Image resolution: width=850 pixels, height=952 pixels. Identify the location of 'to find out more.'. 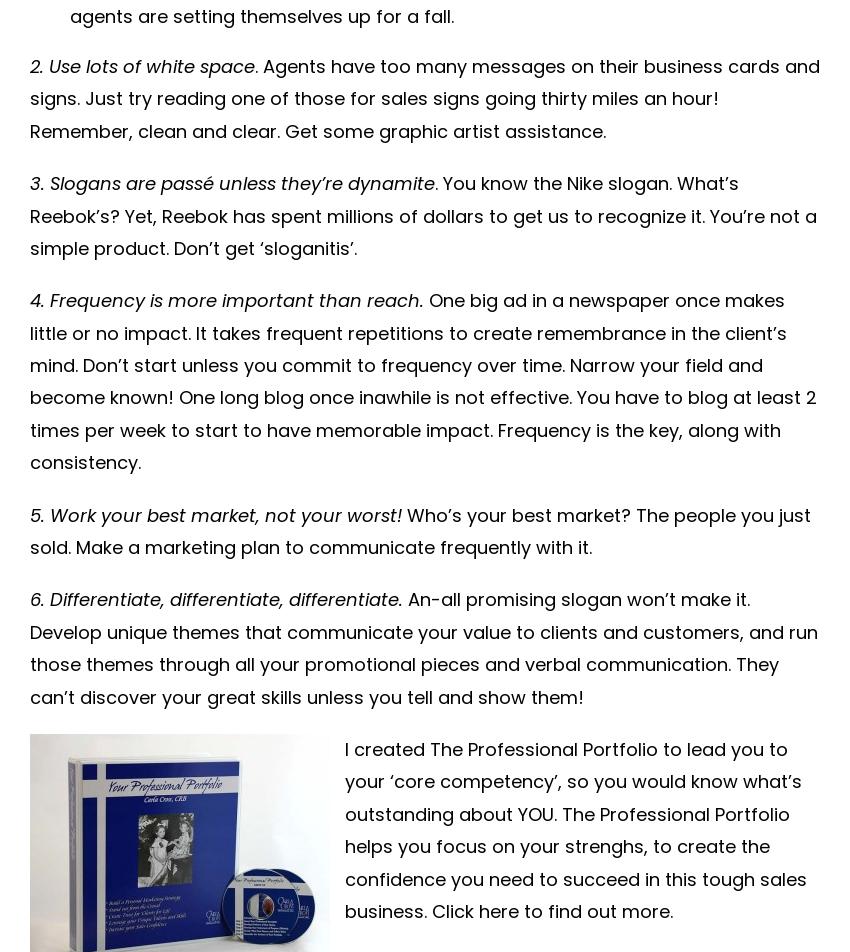
(596, 910).